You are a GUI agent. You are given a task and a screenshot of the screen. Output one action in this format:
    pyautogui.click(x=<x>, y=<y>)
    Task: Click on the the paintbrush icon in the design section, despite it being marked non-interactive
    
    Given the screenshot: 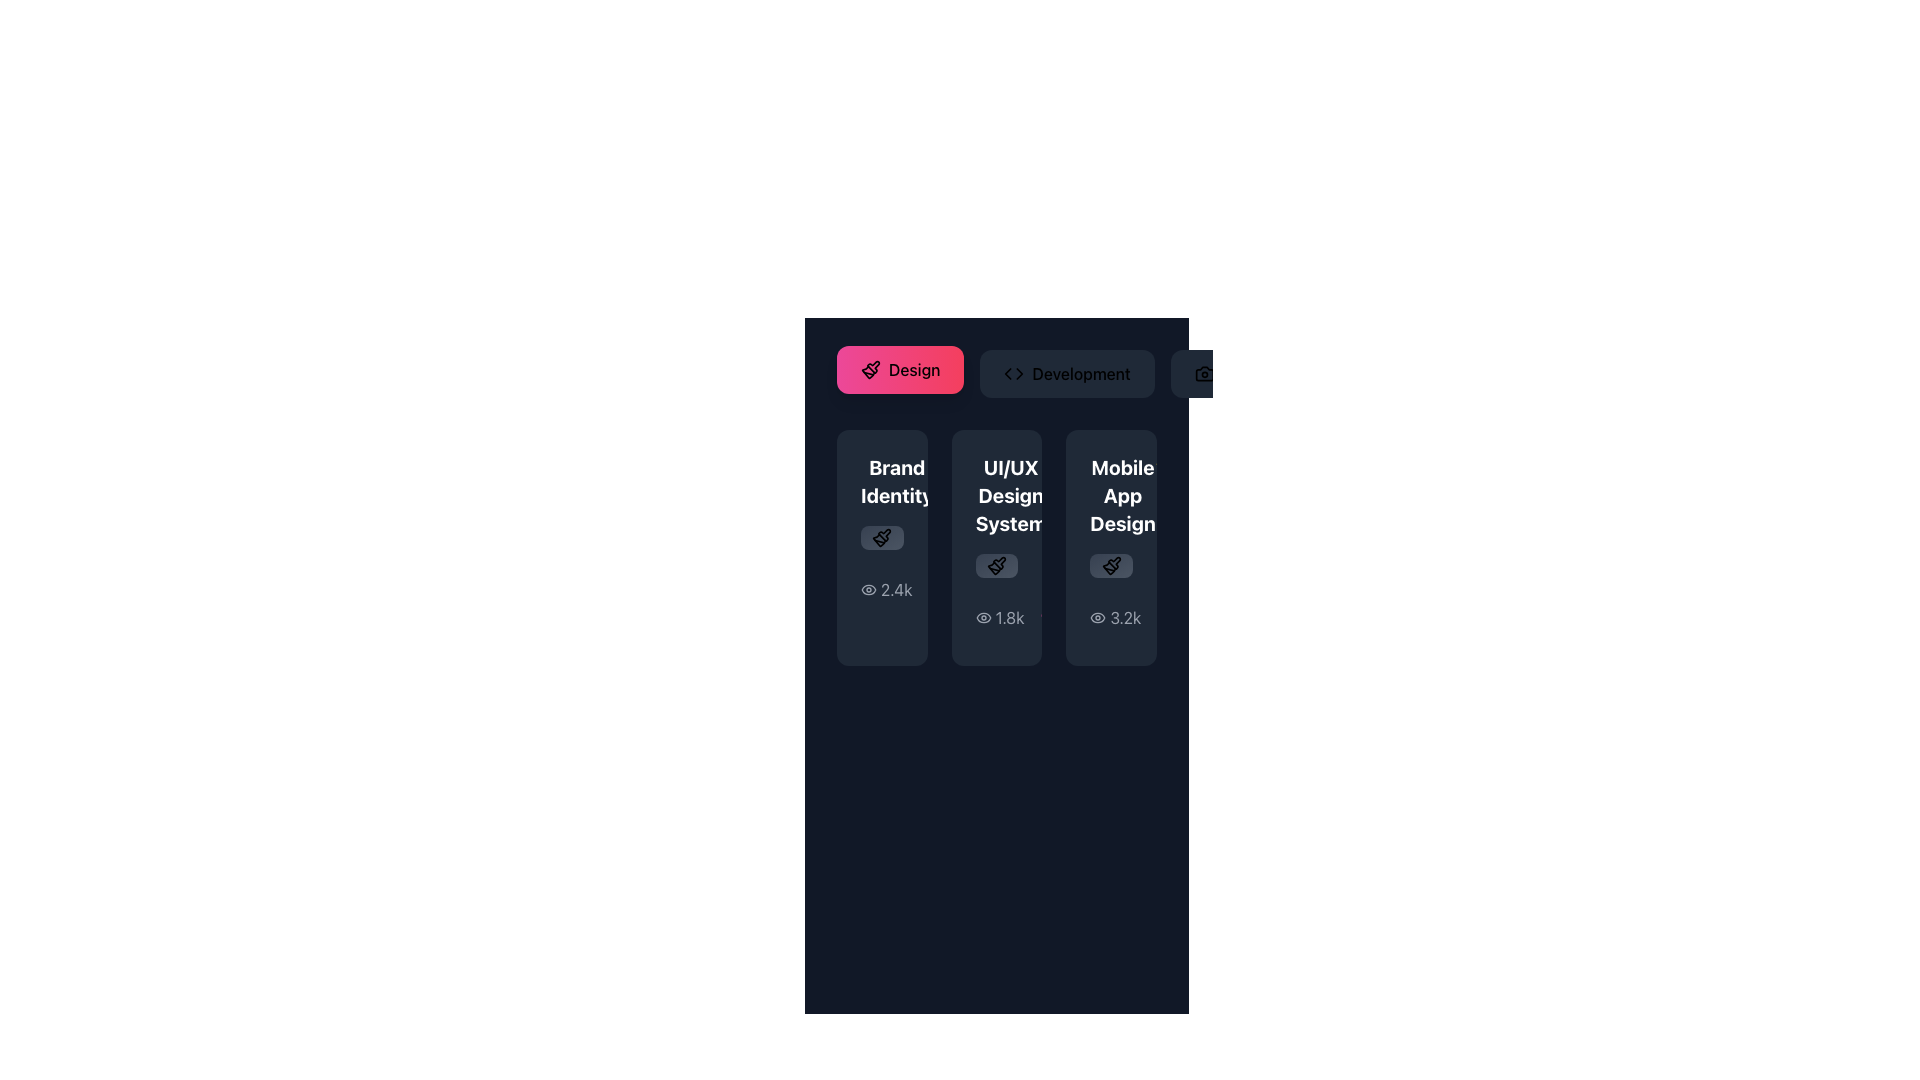 What is the action you would take?
    pyautogui.click(x=873, y=367)
    